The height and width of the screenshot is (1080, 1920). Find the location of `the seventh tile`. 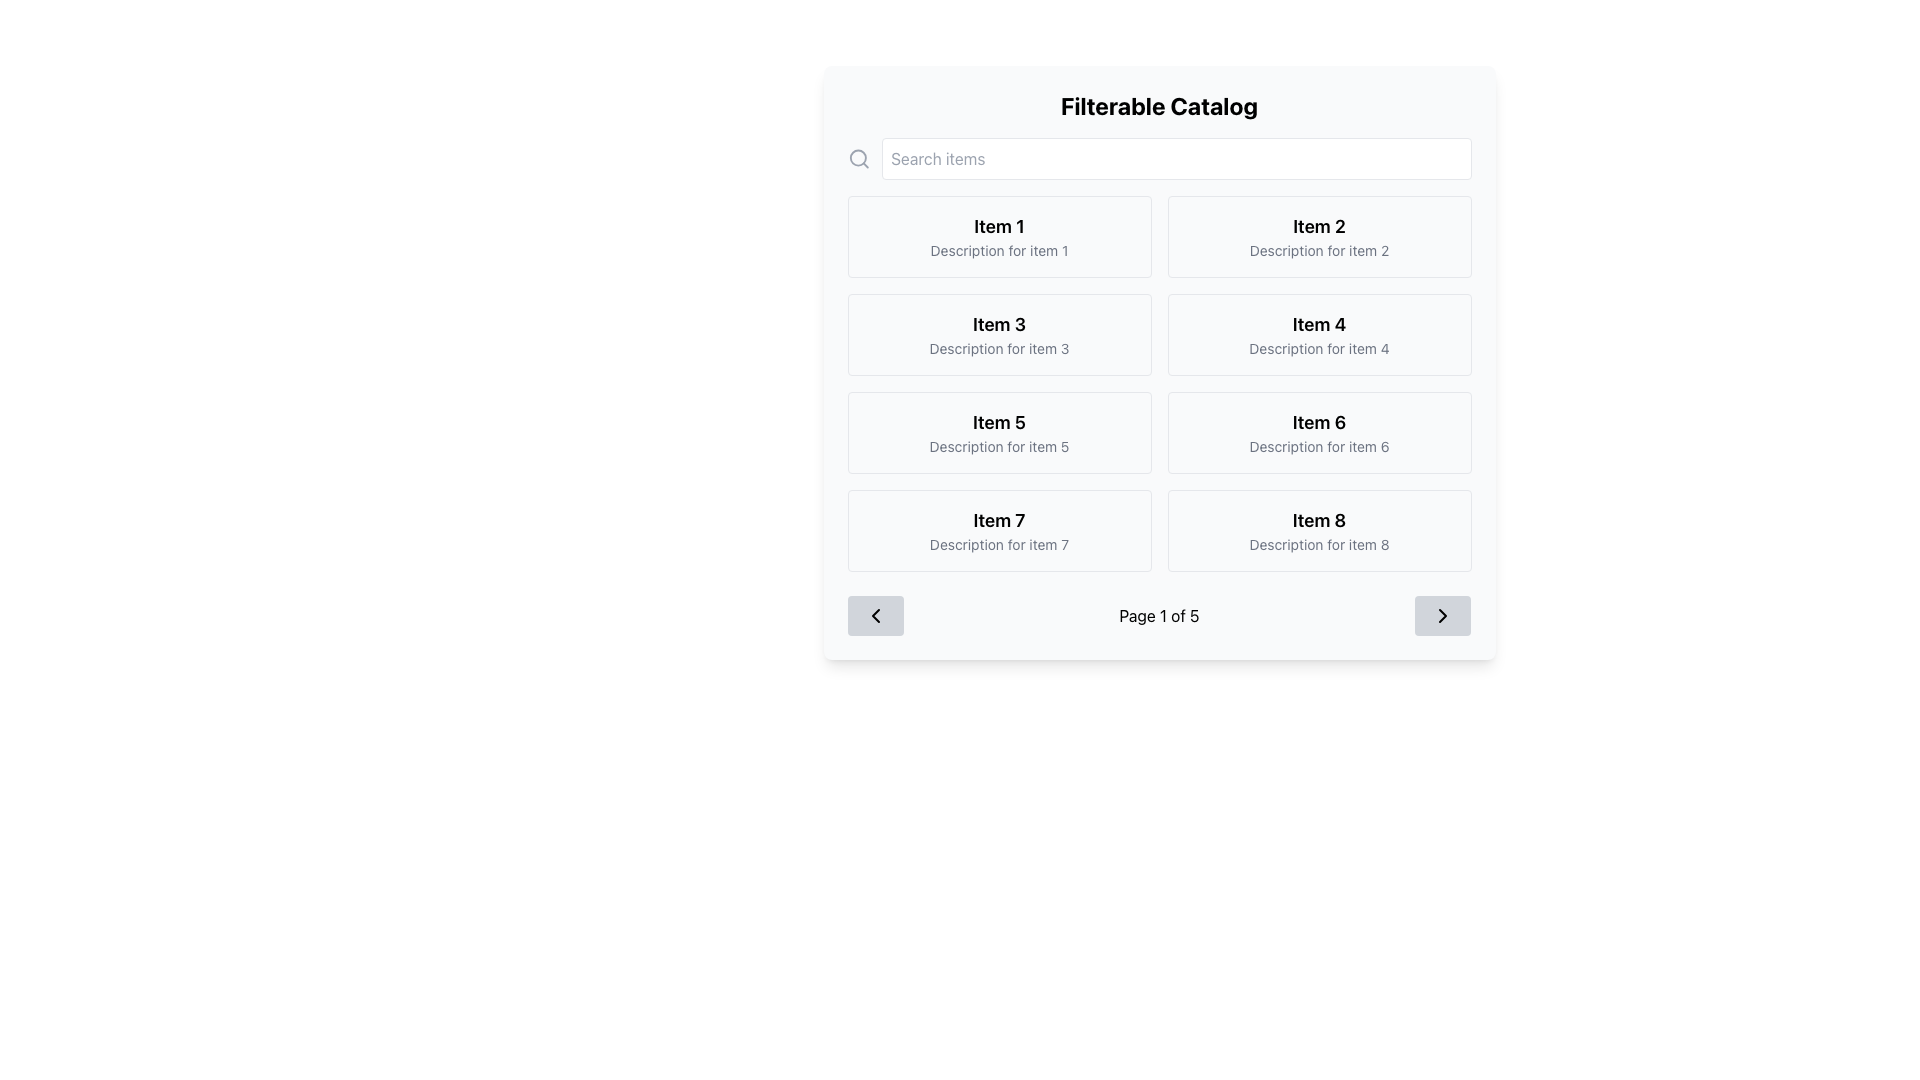

the seventh tile is located at coordinates (999, 530).